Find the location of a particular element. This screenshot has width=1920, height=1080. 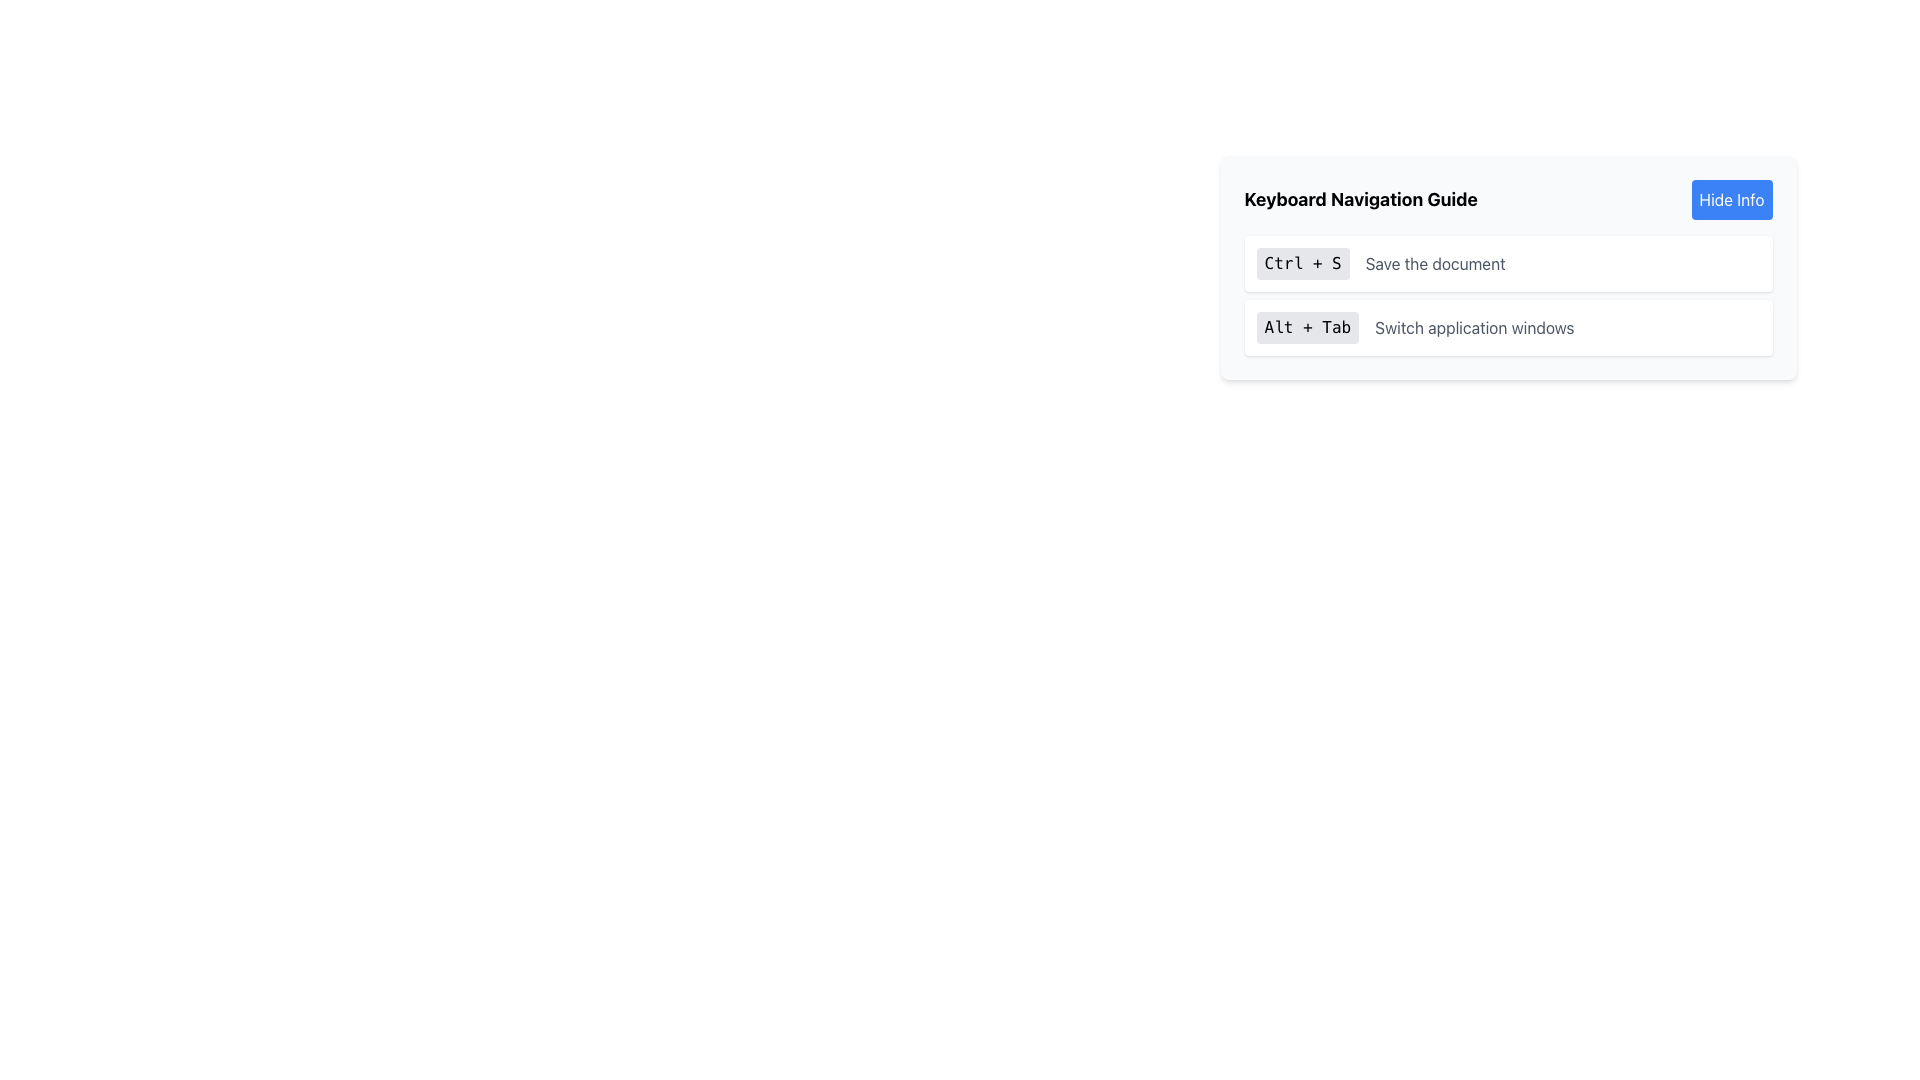

the Informational Panel titled 'Keyboard Navigation Guide' which provides keyboard shortcuts and their functions is located at coordinates (1508, 296).